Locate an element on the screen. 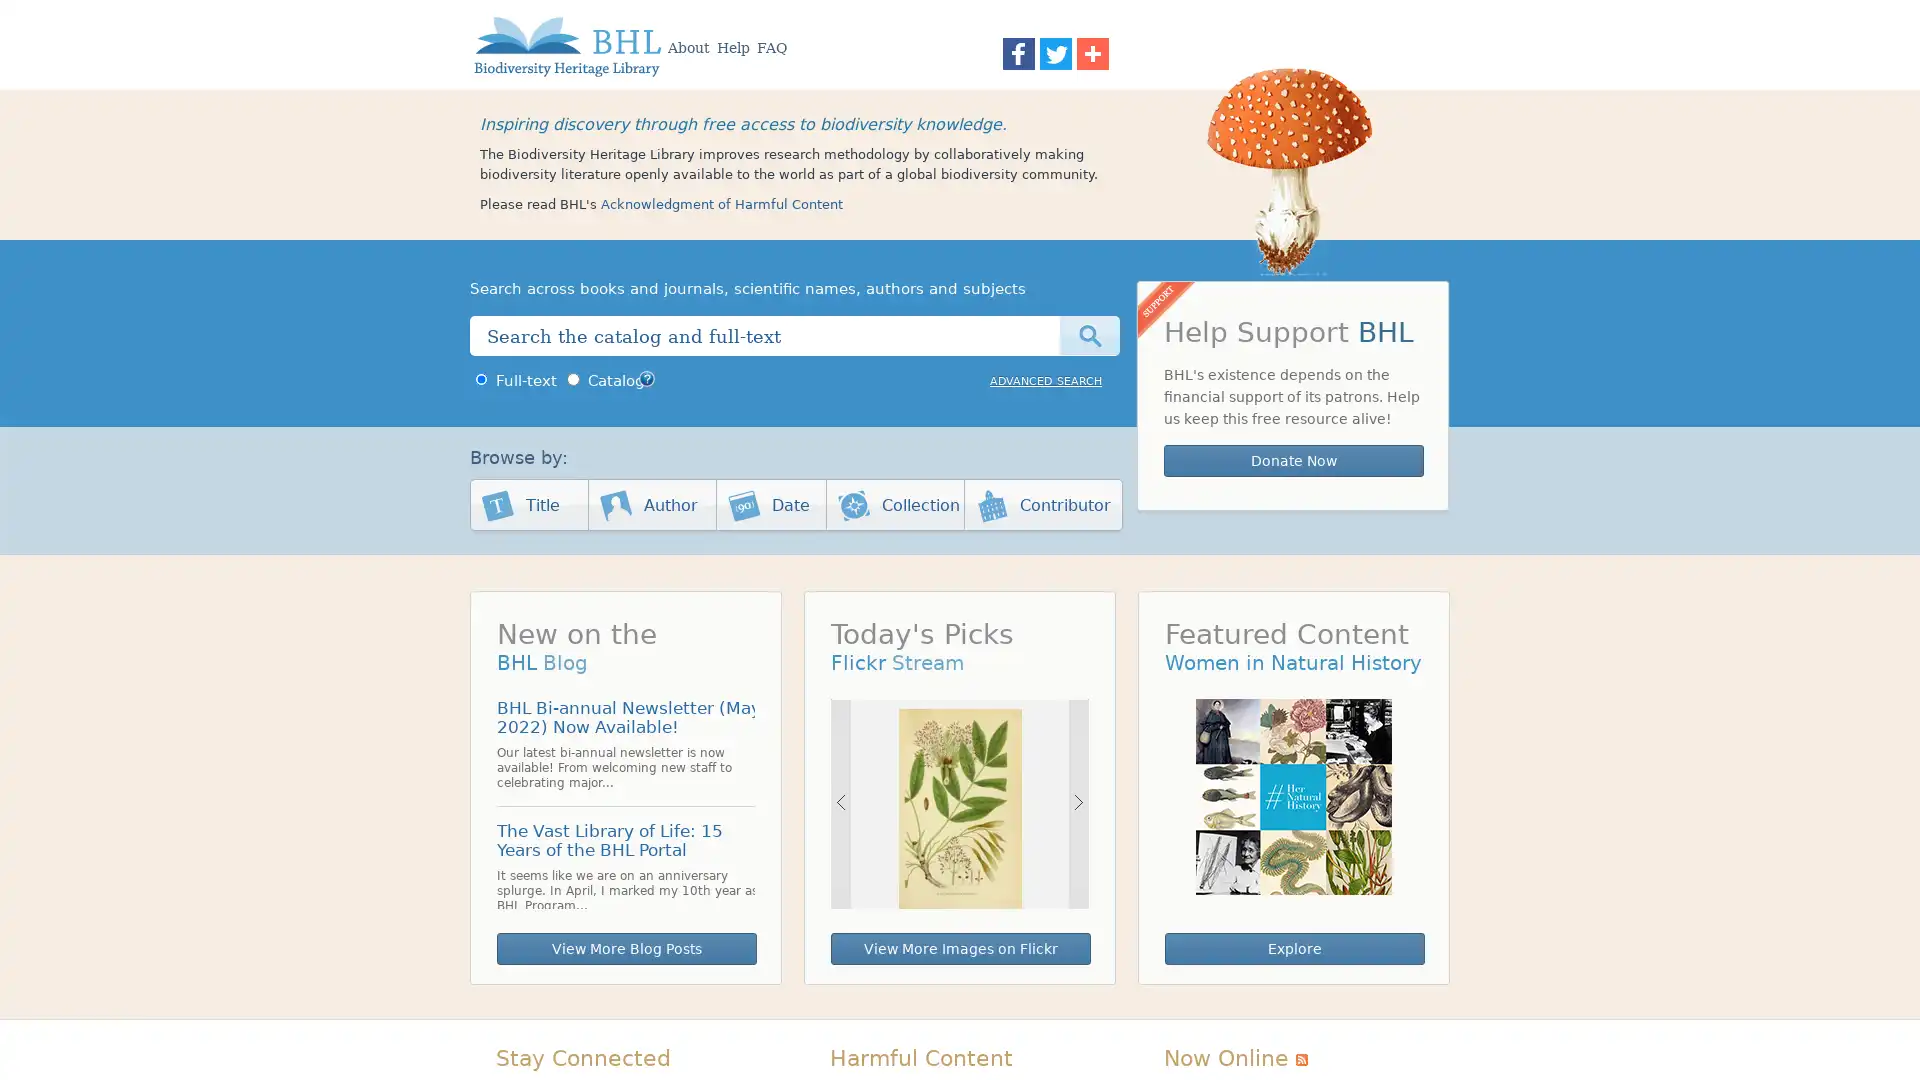 This screenshot has width=1920, height=1080. Share to More is located at coordinates (1092, 53).